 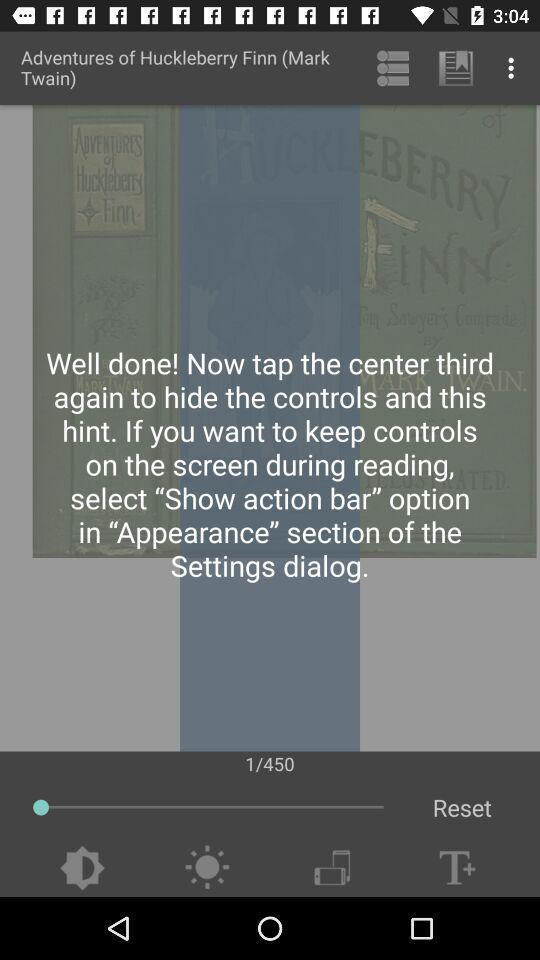 I want to click on open brightness menu, so click(x=206, y=867).